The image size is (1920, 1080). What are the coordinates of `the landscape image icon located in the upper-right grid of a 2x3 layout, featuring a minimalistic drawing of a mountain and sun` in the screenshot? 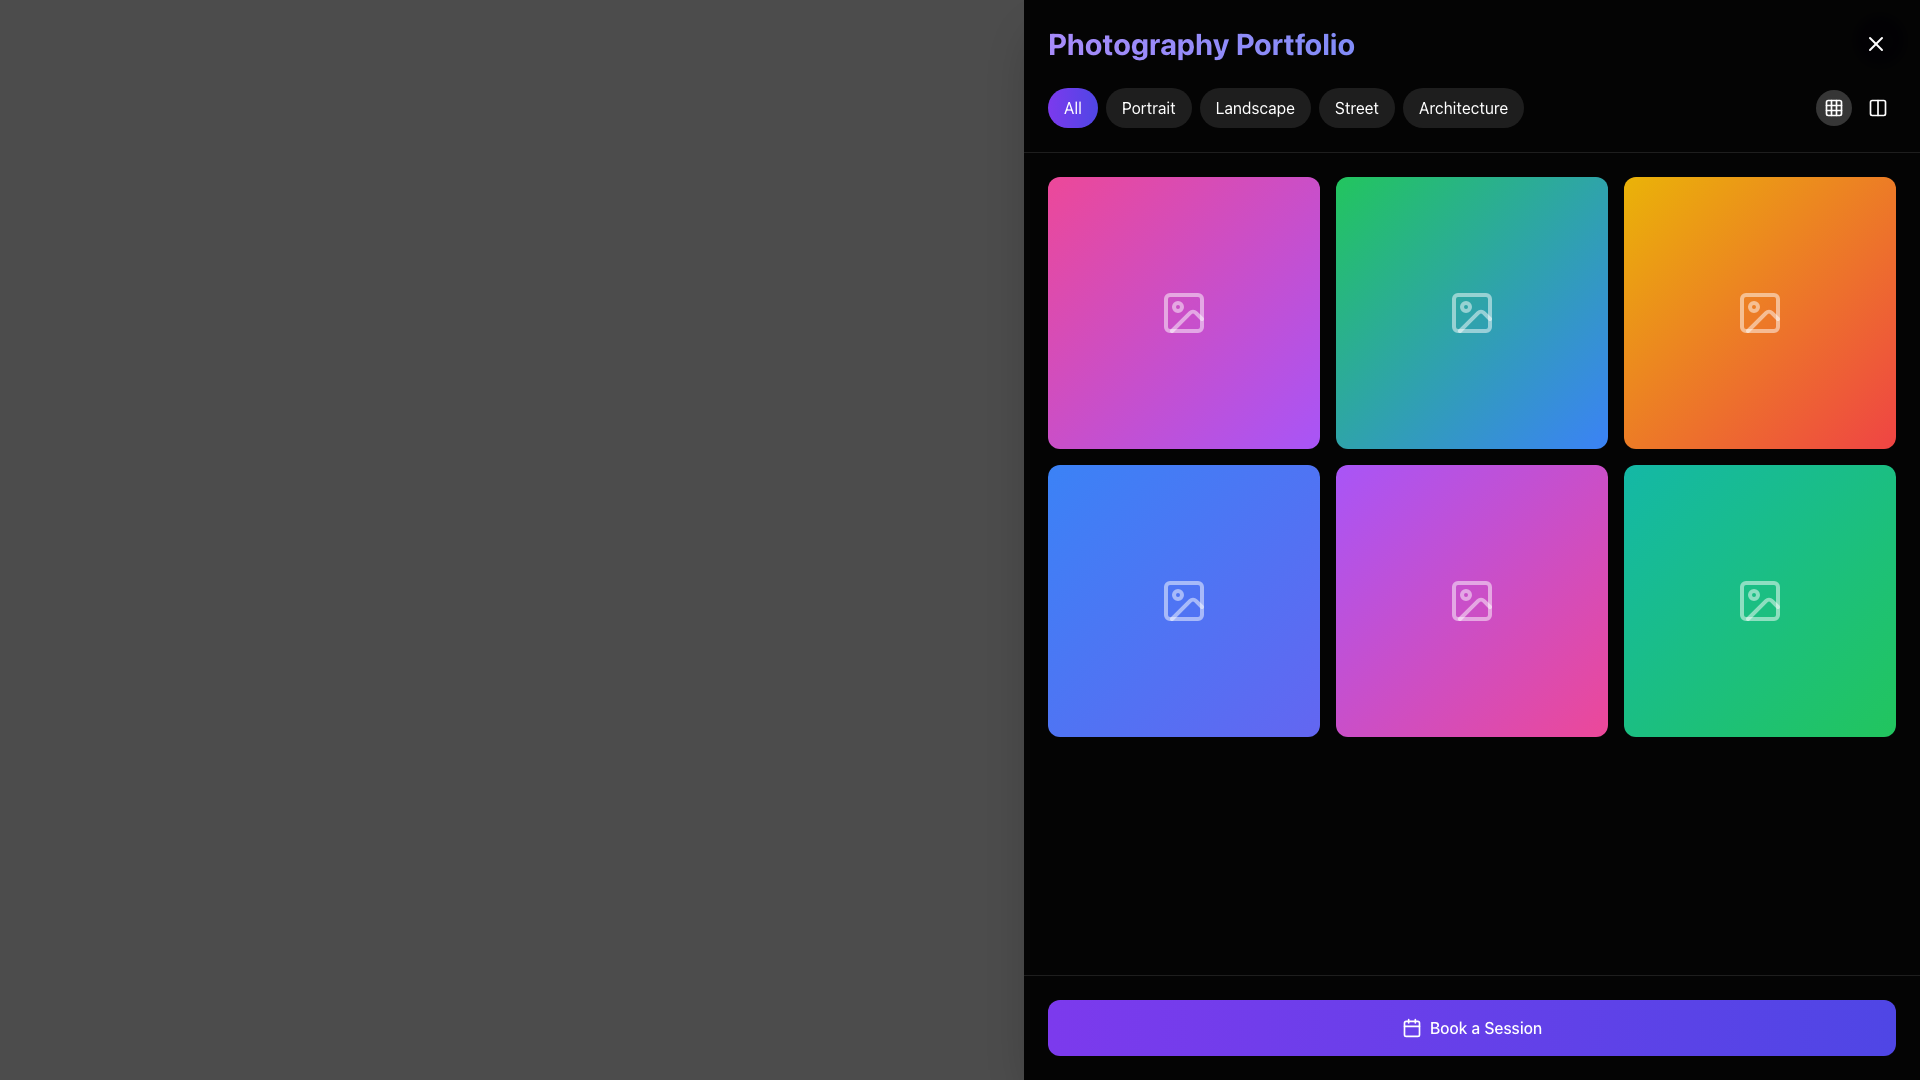 It's located at (1762, 319).